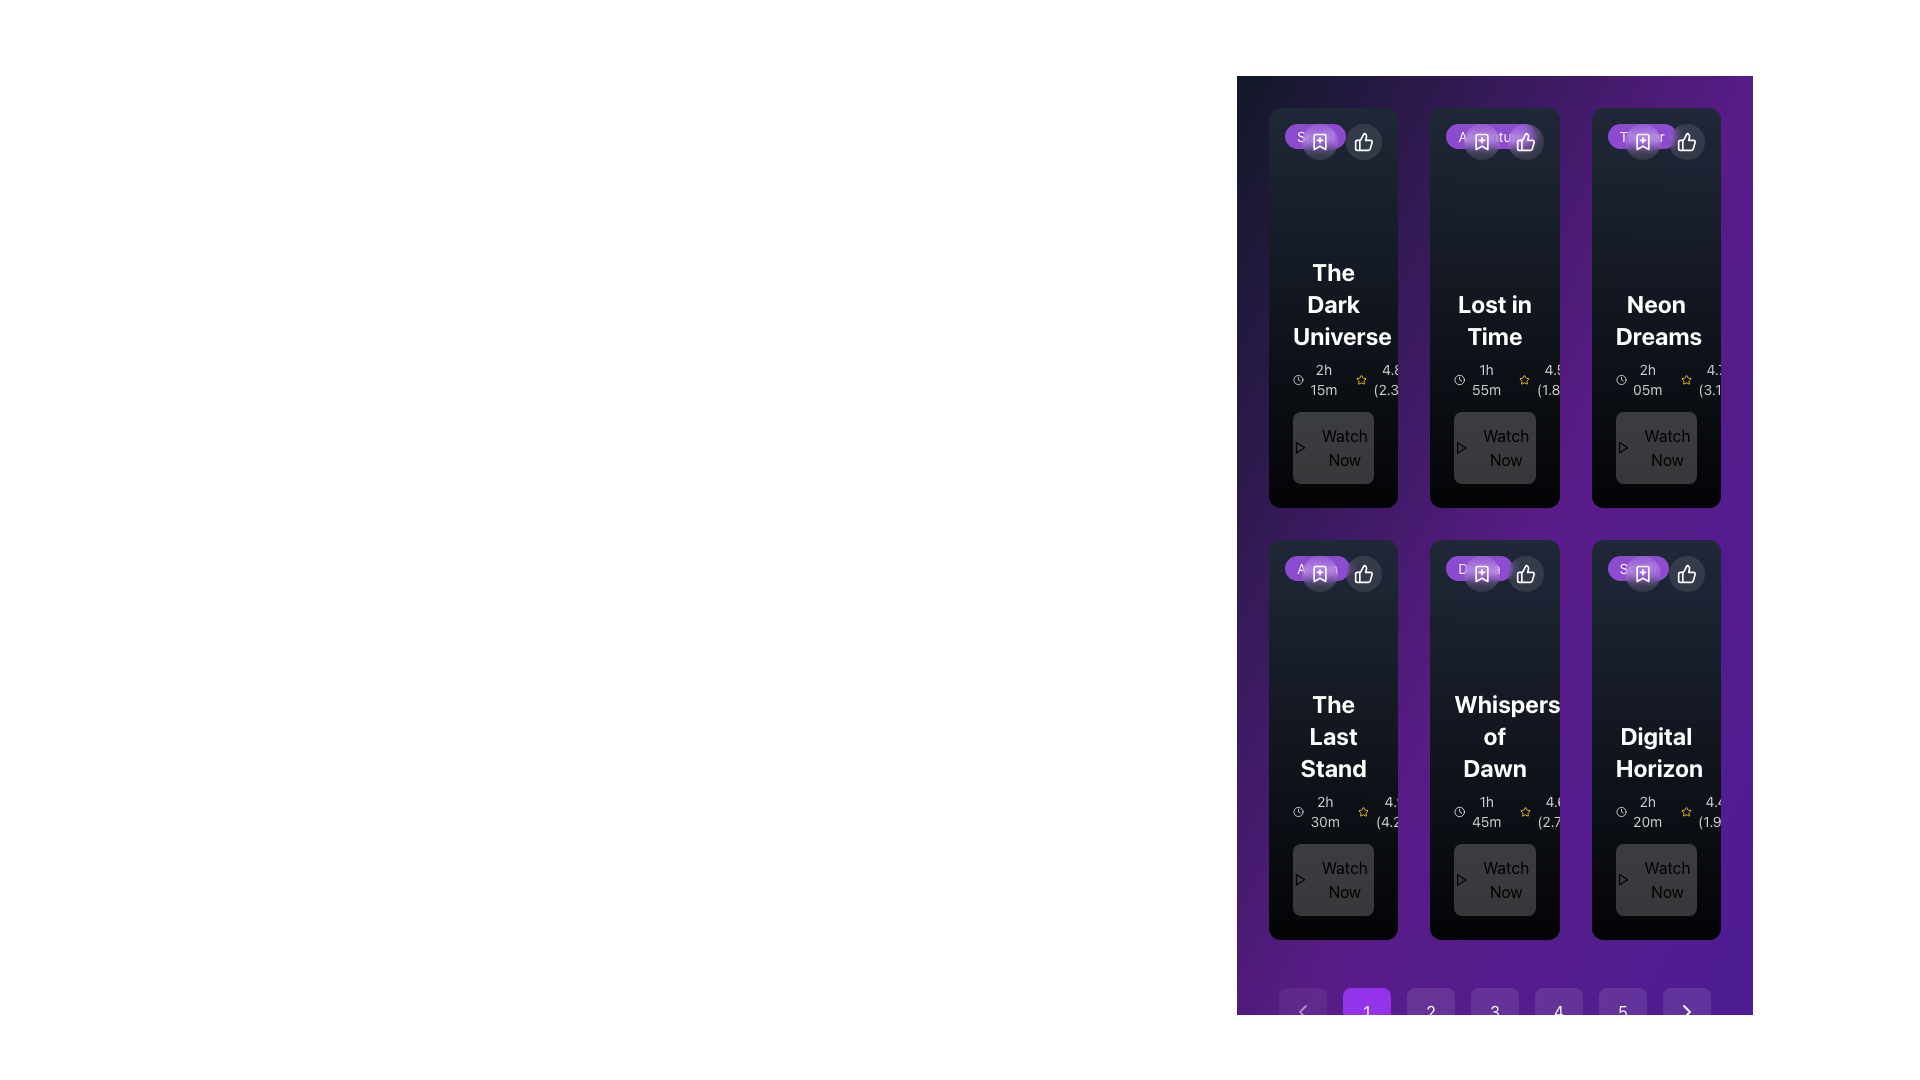 Image resolution: width=1920 pixels, height=1080 pixels. I want to click on rating and review count displayed in the bottom-right part of the 'Digital Horizon' item card, adjacent to the duration text, so click(1707, 812).